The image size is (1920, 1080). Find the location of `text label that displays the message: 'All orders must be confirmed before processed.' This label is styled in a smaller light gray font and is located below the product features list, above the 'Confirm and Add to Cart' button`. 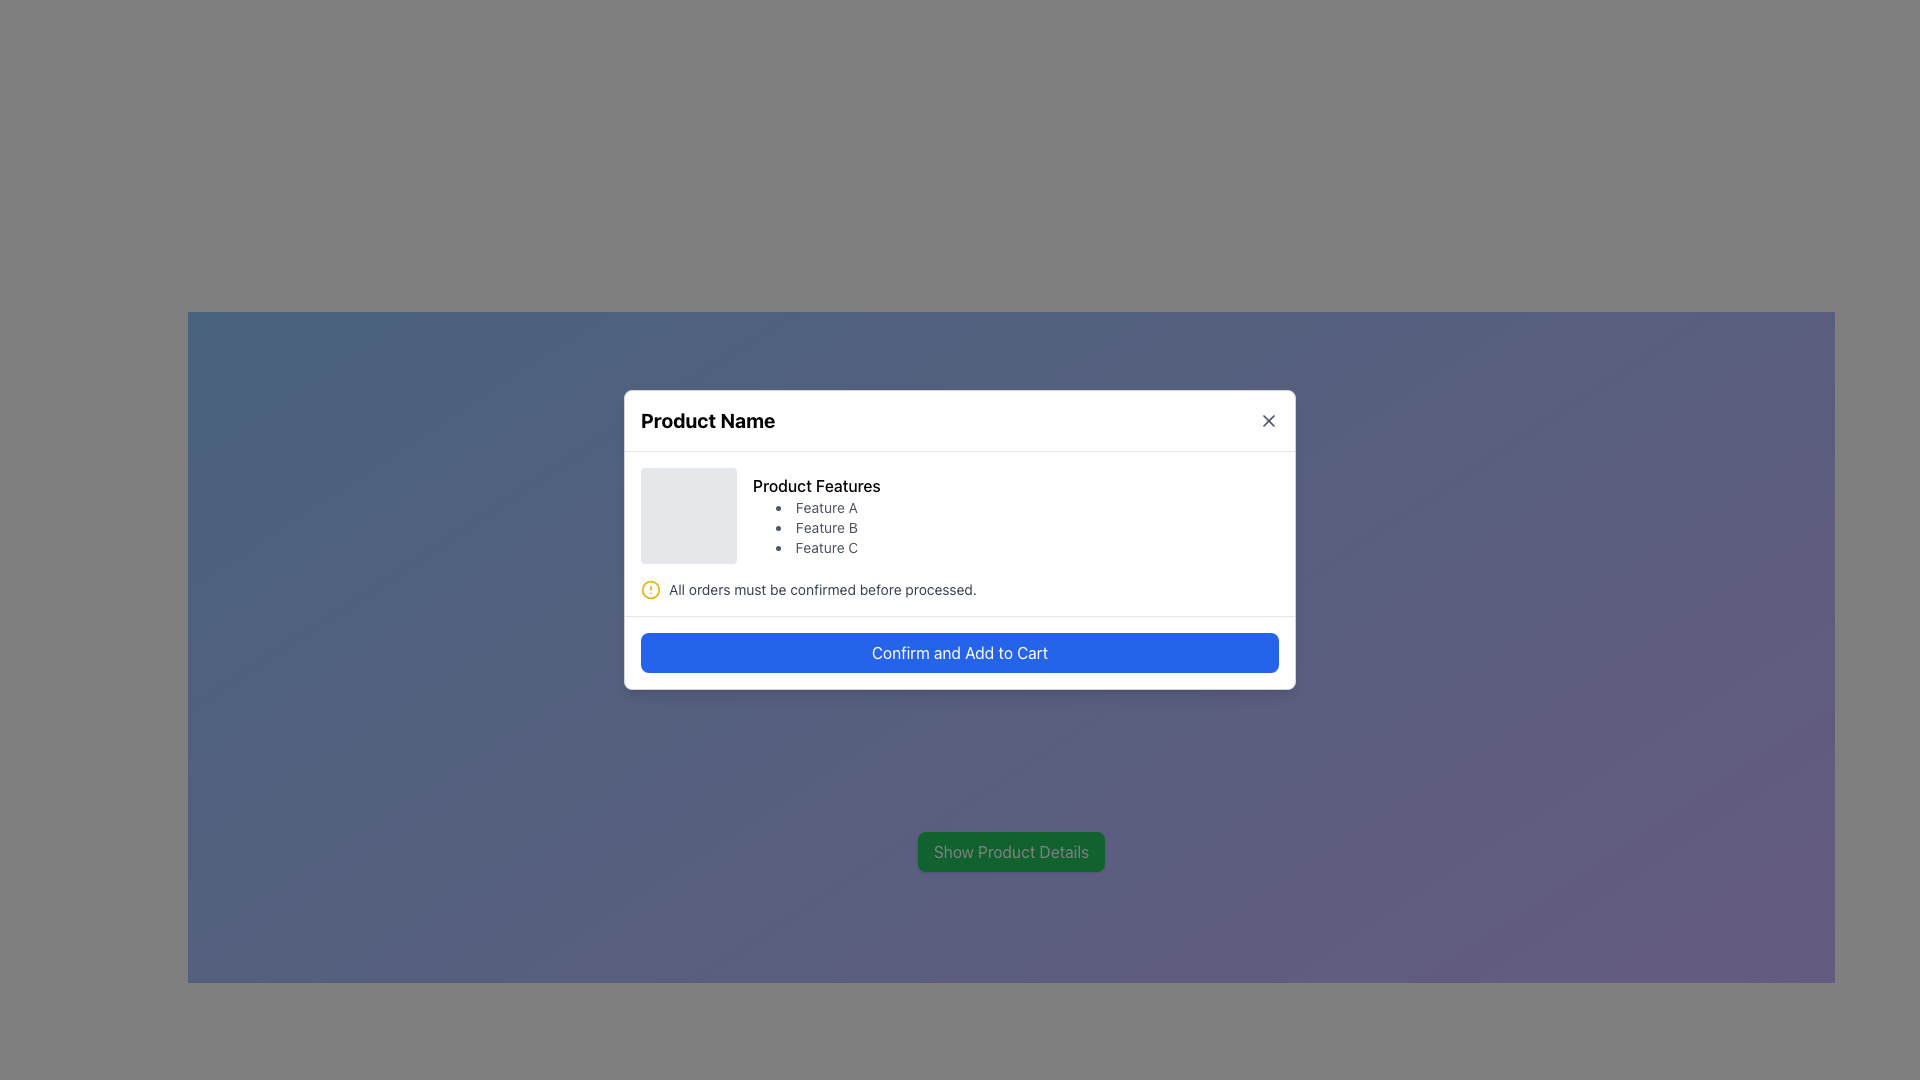

text label that displays the message: 'All orders must be confirmed before processed.' This label is styled in a smaller light gray font and is located below the product features list, above the 'Confirm and Add to Cart' button is located at coordinates (822, 589).